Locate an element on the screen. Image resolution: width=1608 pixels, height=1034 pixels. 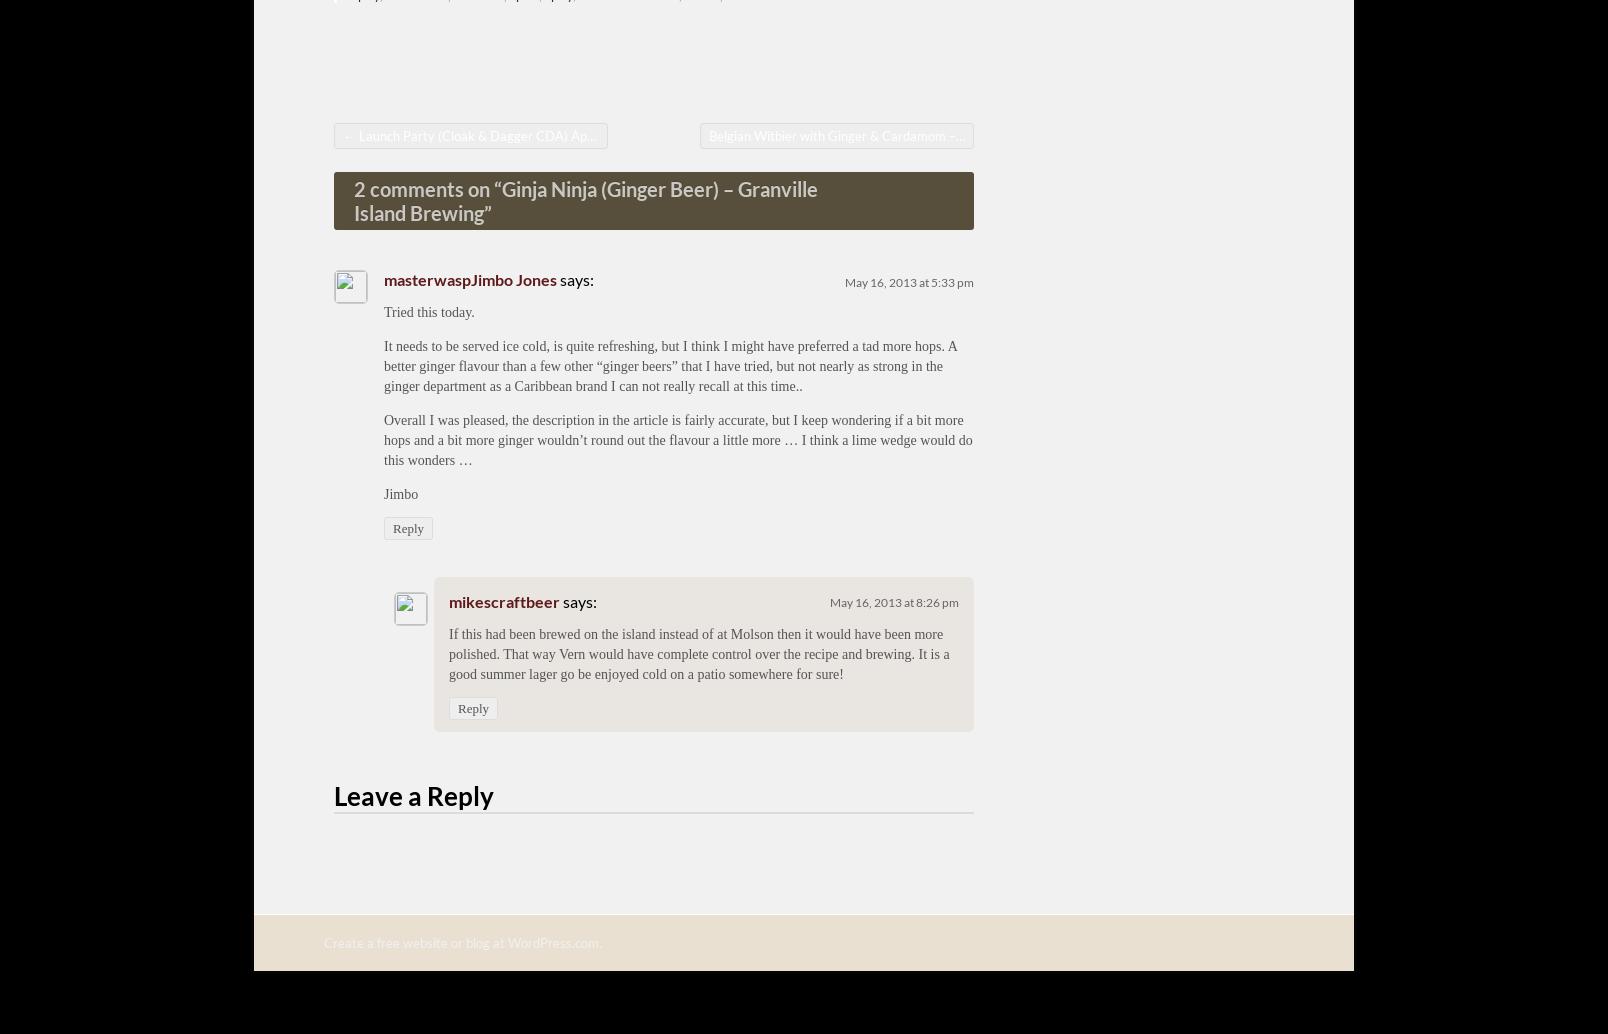
'masterwaspJimbo Jones' is located at coordinates (383, 277).